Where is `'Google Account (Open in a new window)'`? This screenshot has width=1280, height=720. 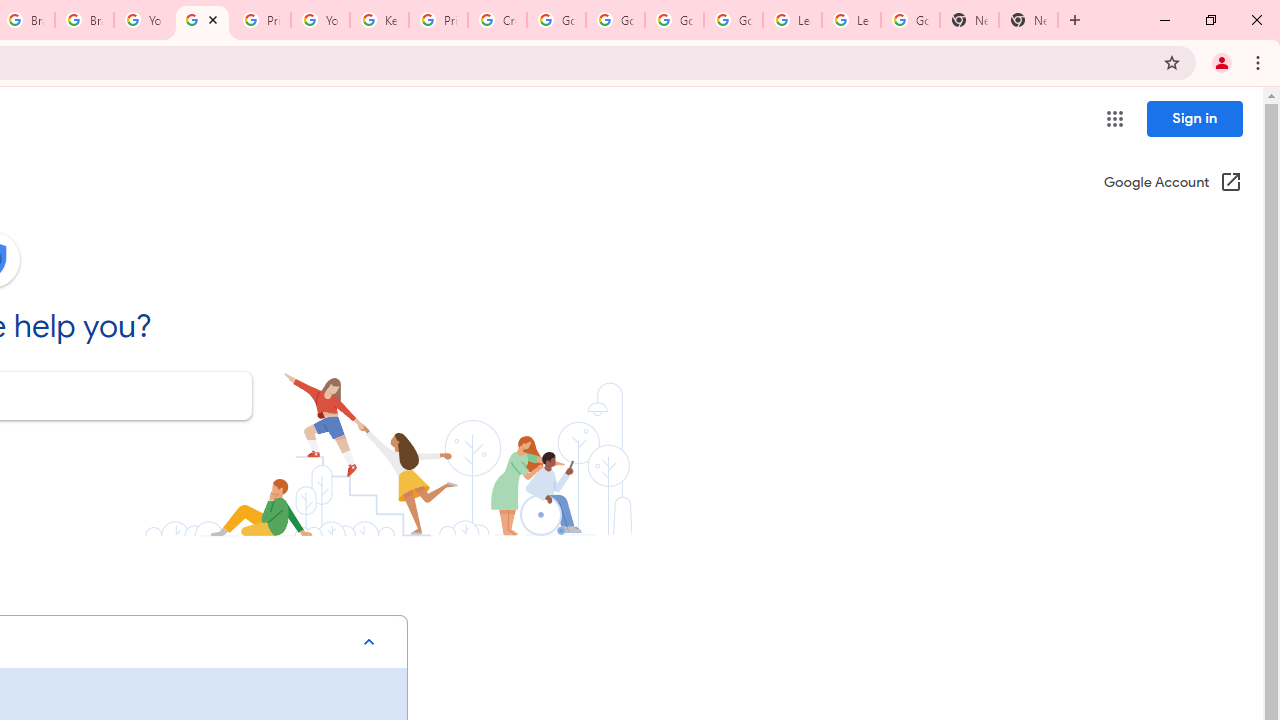
'Google Account (Open in a new window)' is located at coordinates (1173, 183).